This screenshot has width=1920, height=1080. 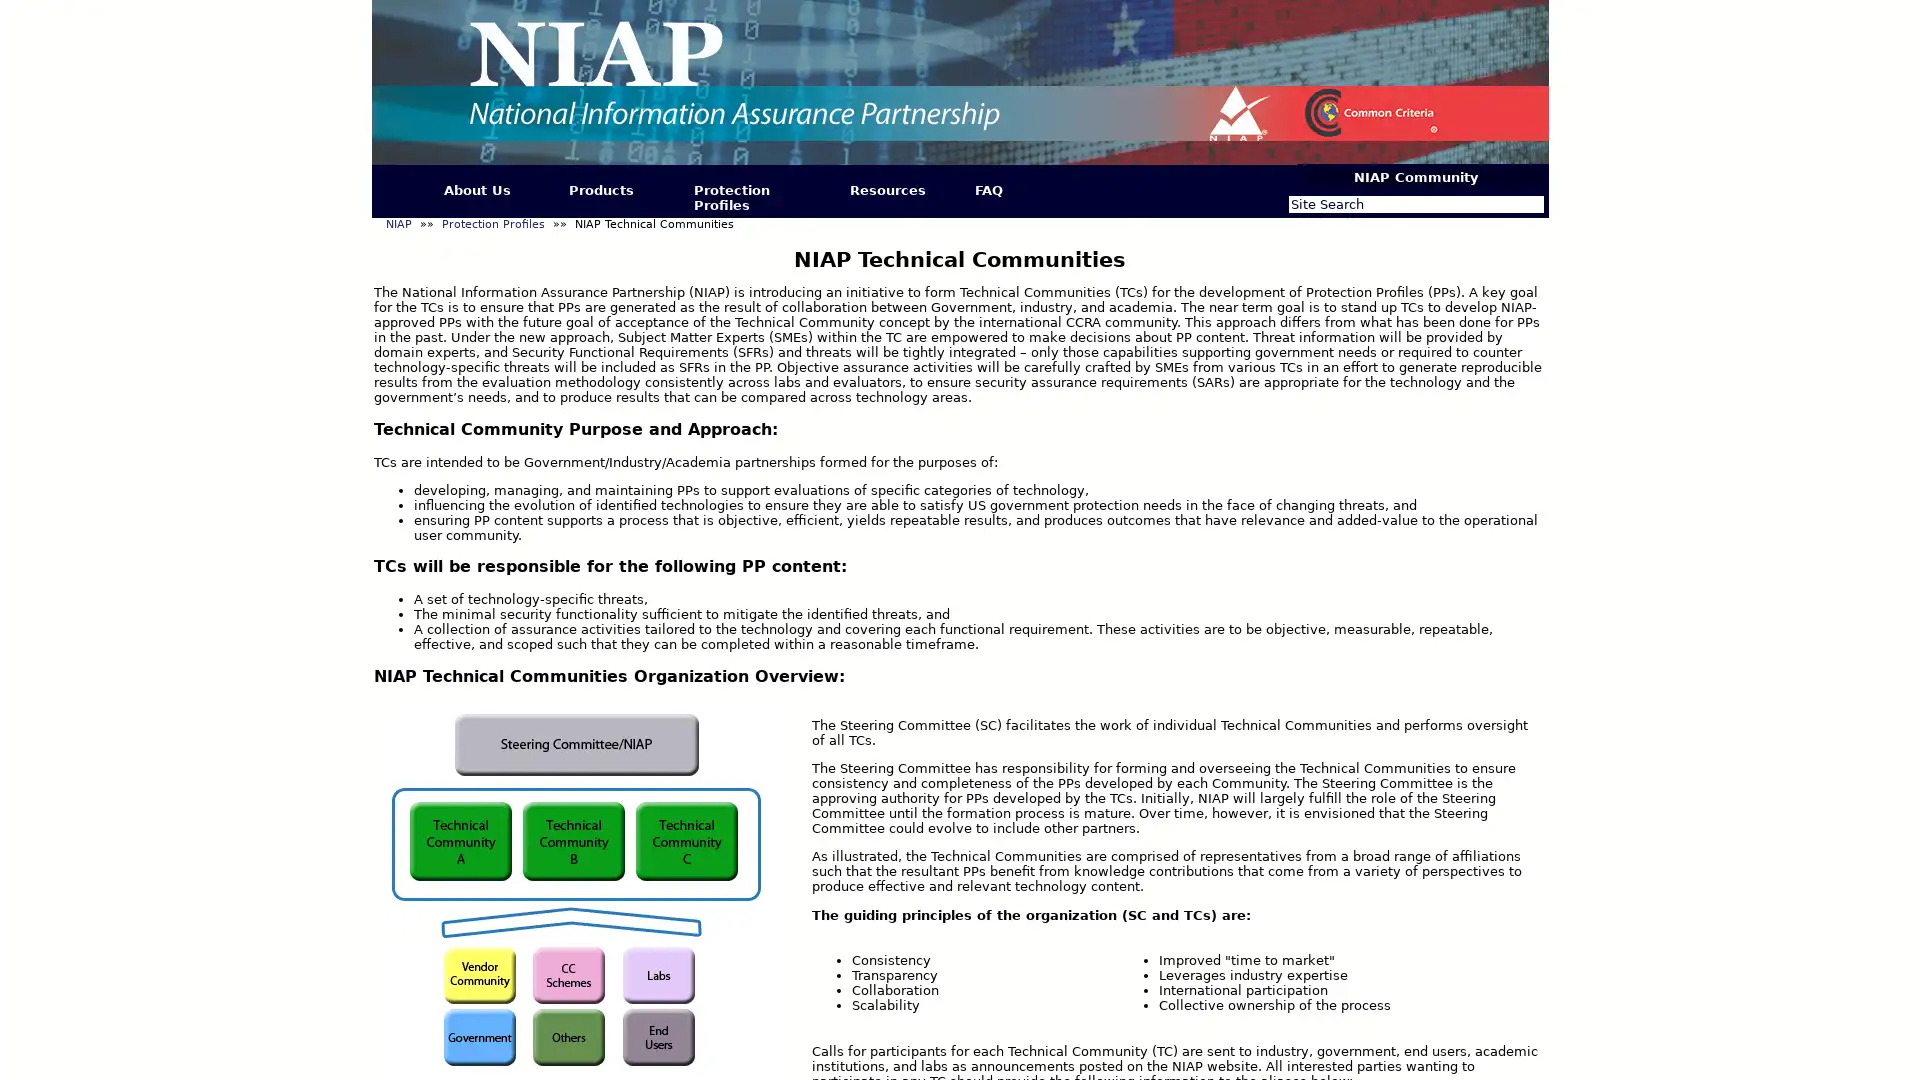 I want to click on NIAP Community, so click(x=1421, y=176).